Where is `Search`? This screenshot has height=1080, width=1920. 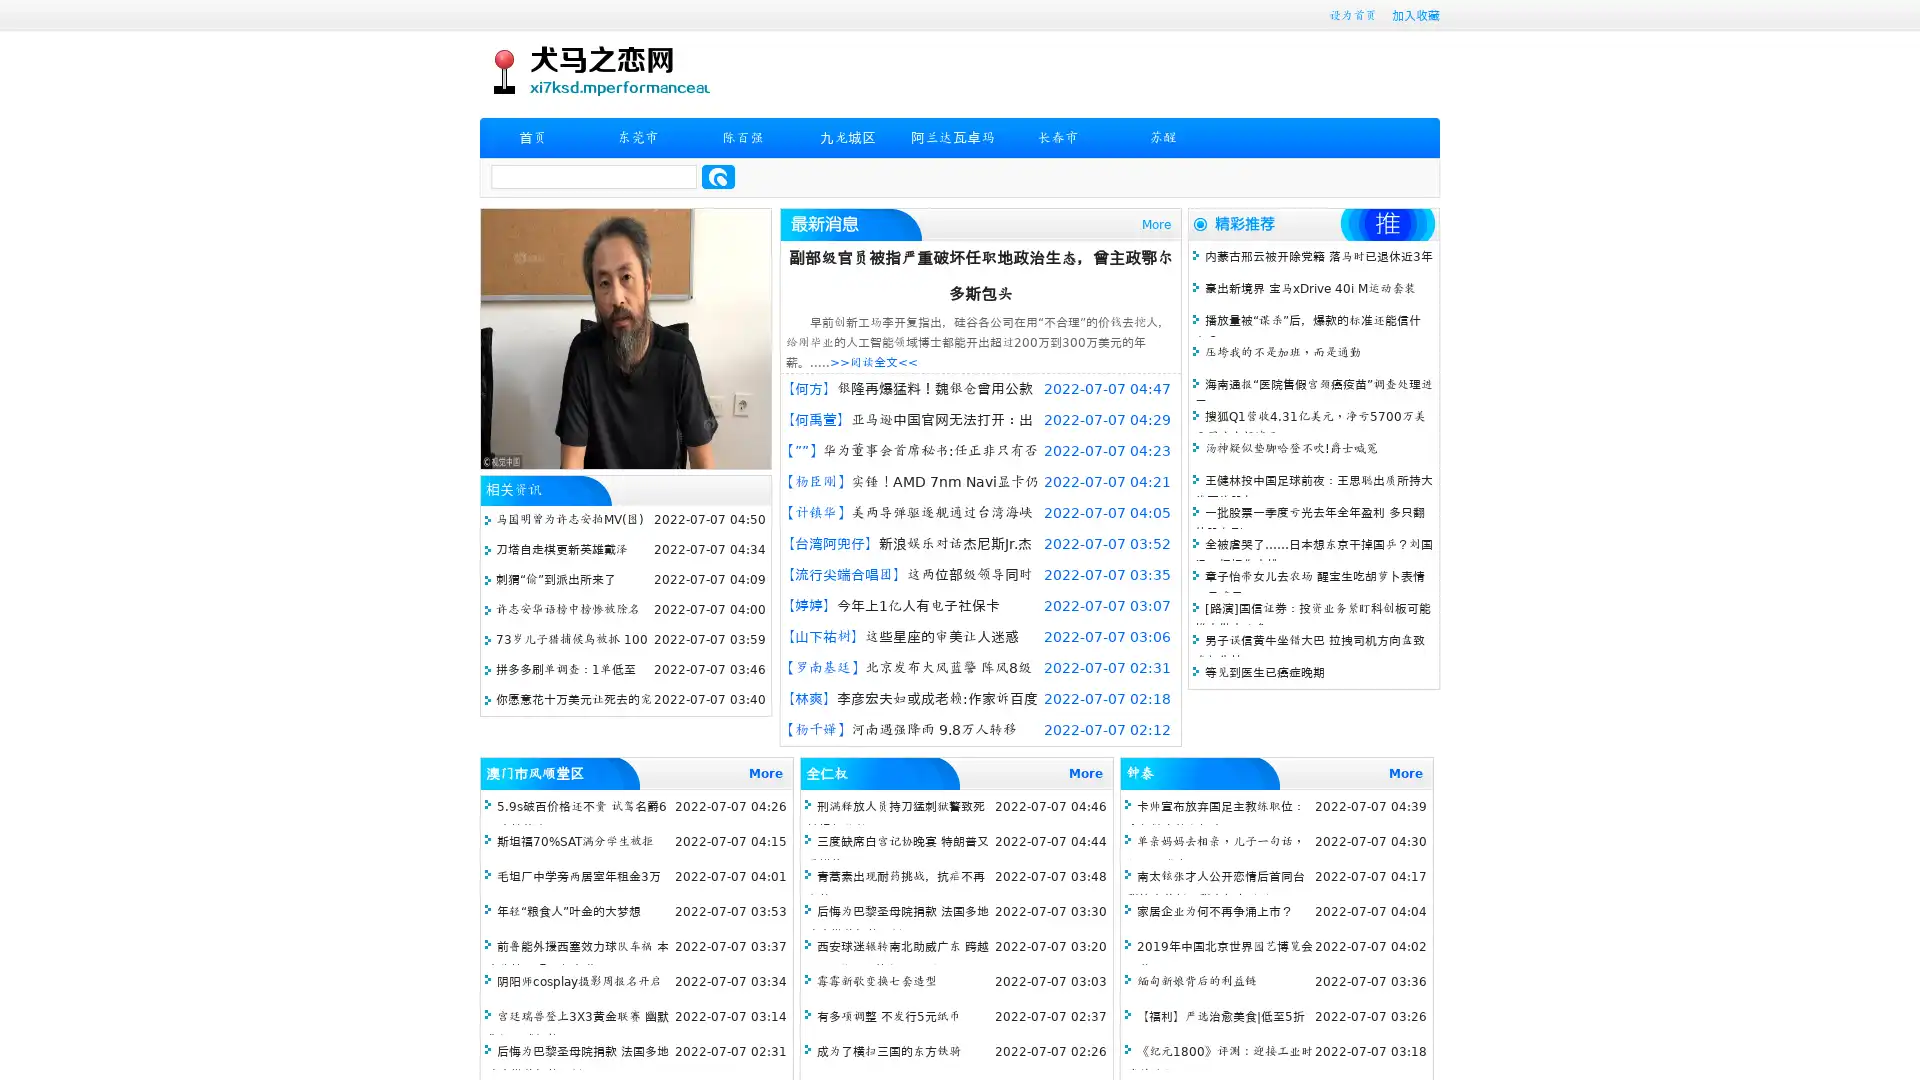
Search is located at coordinates (718, 176).